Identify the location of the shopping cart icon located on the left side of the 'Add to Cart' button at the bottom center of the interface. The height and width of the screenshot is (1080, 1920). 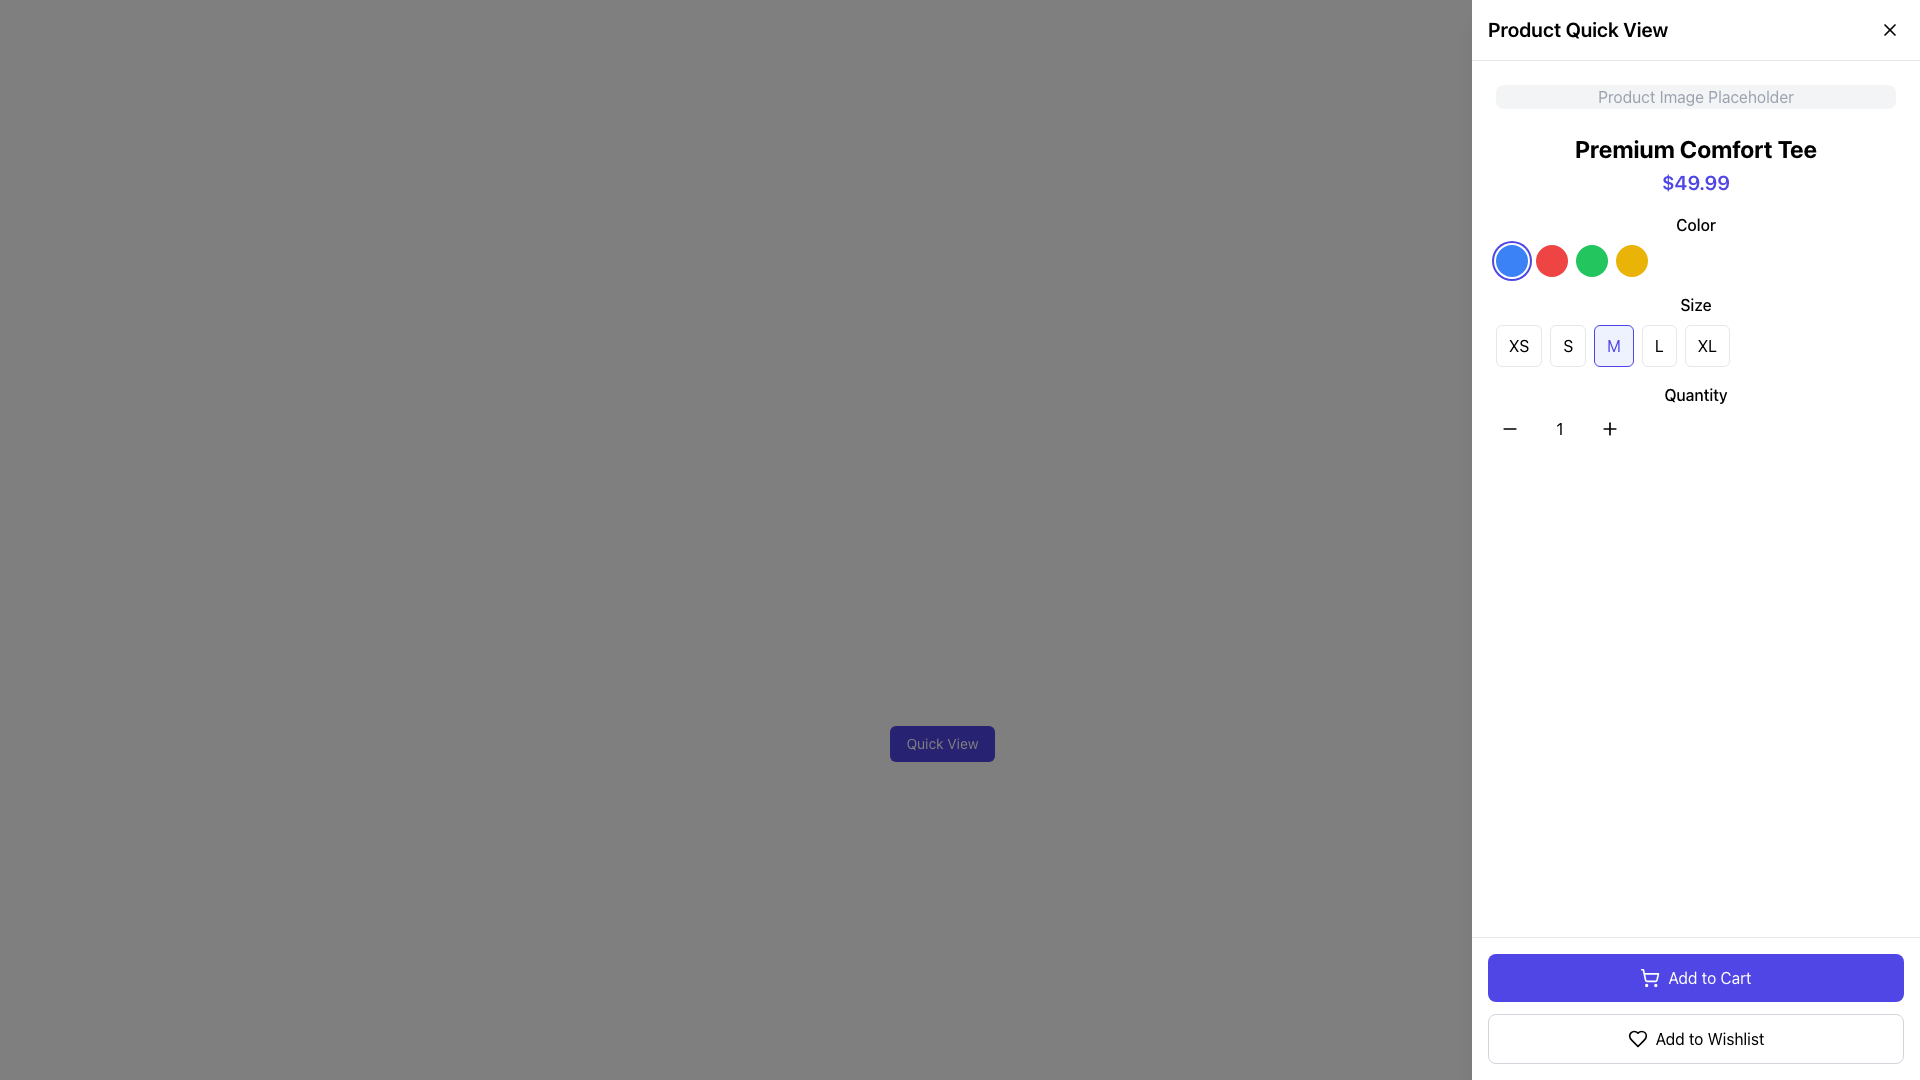
(1650, 977).